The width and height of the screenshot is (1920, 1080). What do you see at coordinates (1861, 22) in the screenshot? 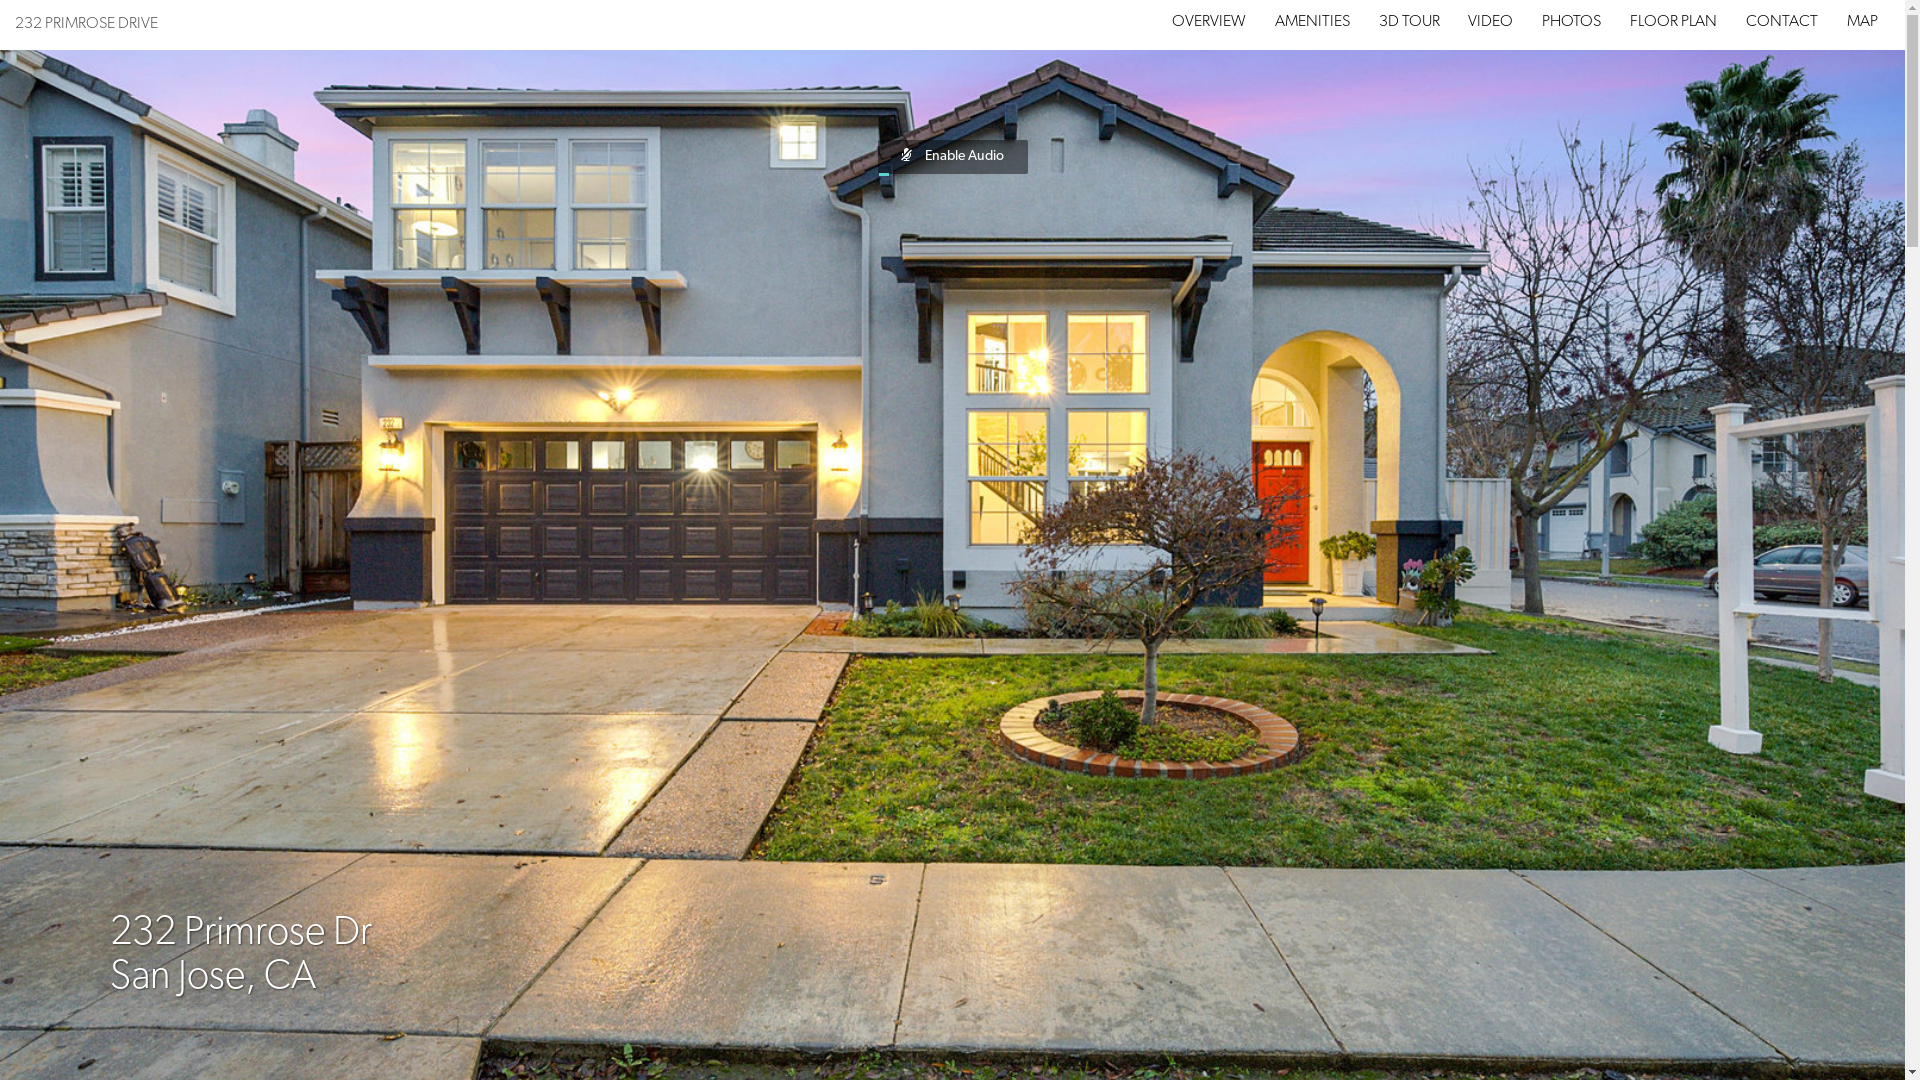
I see `'MAP'` at bounding box center [1861, 22].